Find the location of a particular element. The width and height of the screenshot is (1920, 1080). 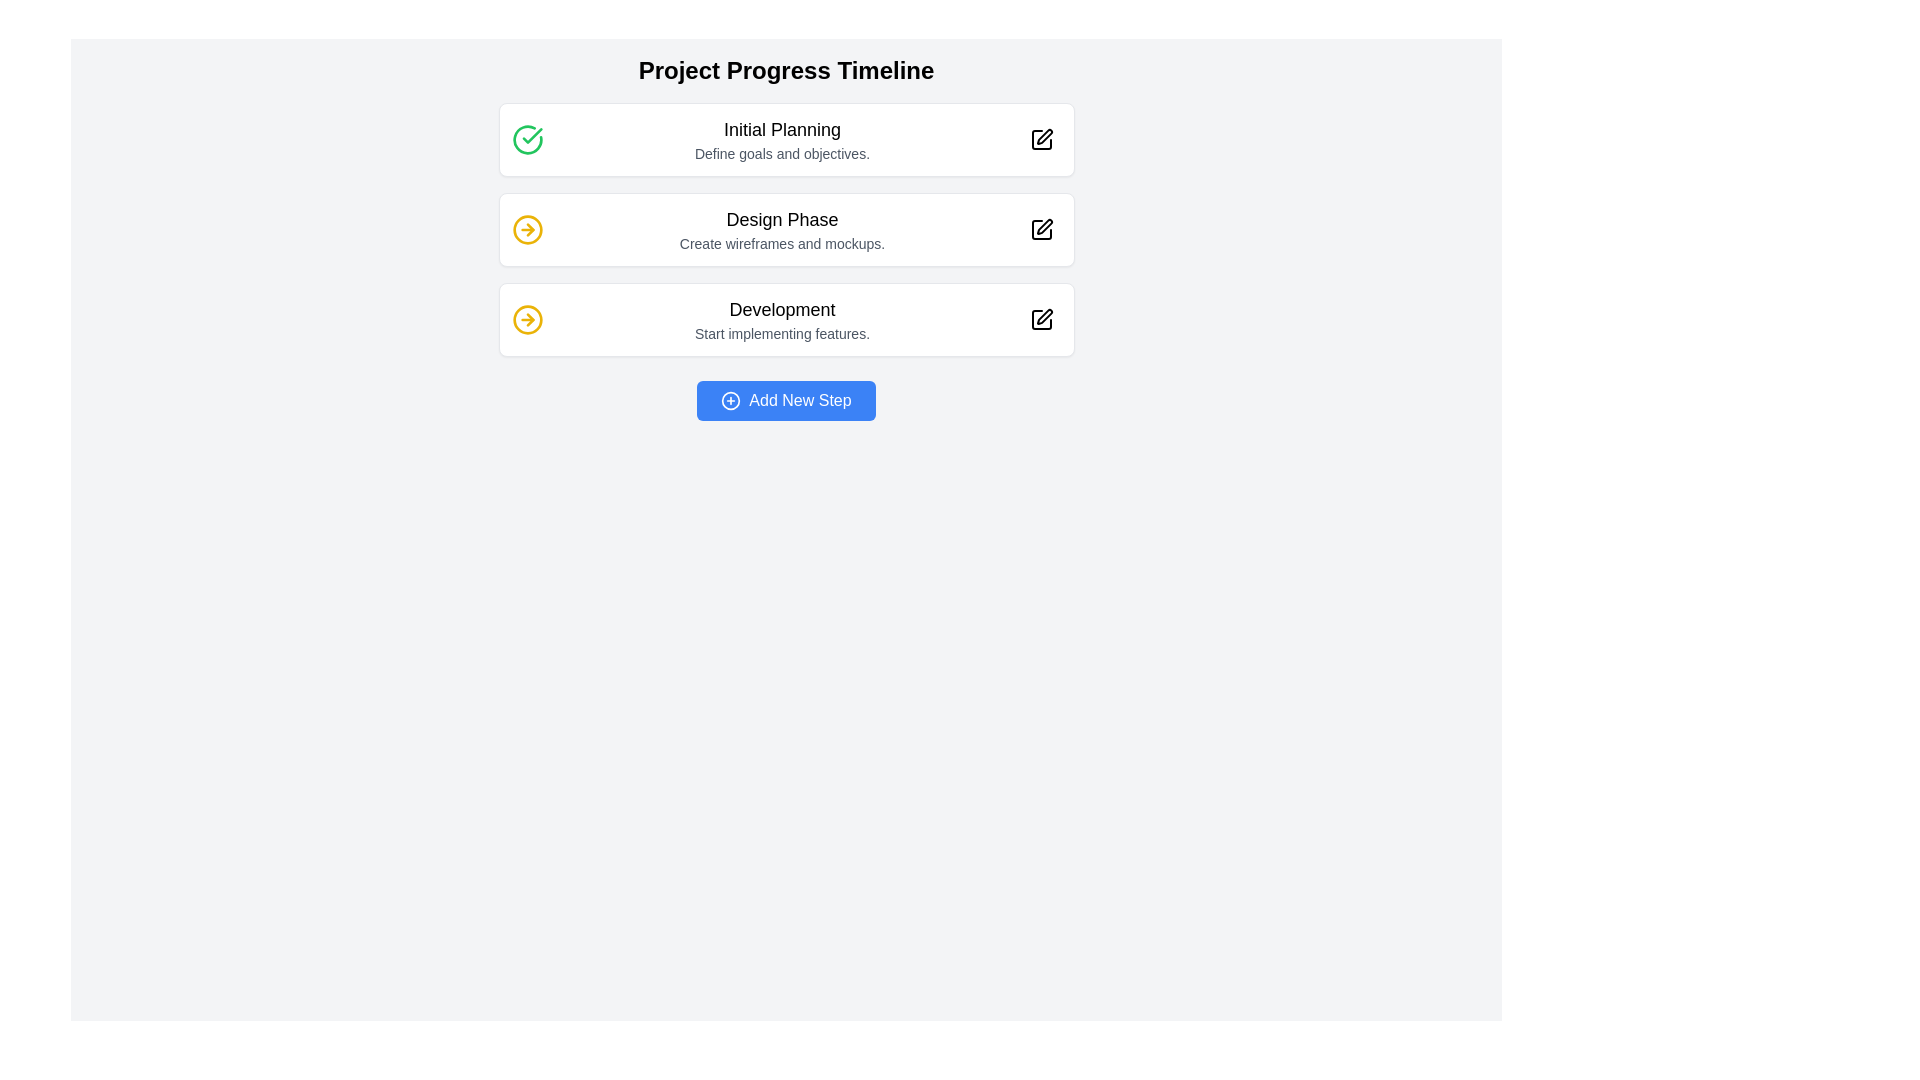

the circular icon with a yellow border and a right-pointing arrow, located at the leftmost side of the 'Development' section, adjacent to the text 'Development' is located at coordinates (527, 319).